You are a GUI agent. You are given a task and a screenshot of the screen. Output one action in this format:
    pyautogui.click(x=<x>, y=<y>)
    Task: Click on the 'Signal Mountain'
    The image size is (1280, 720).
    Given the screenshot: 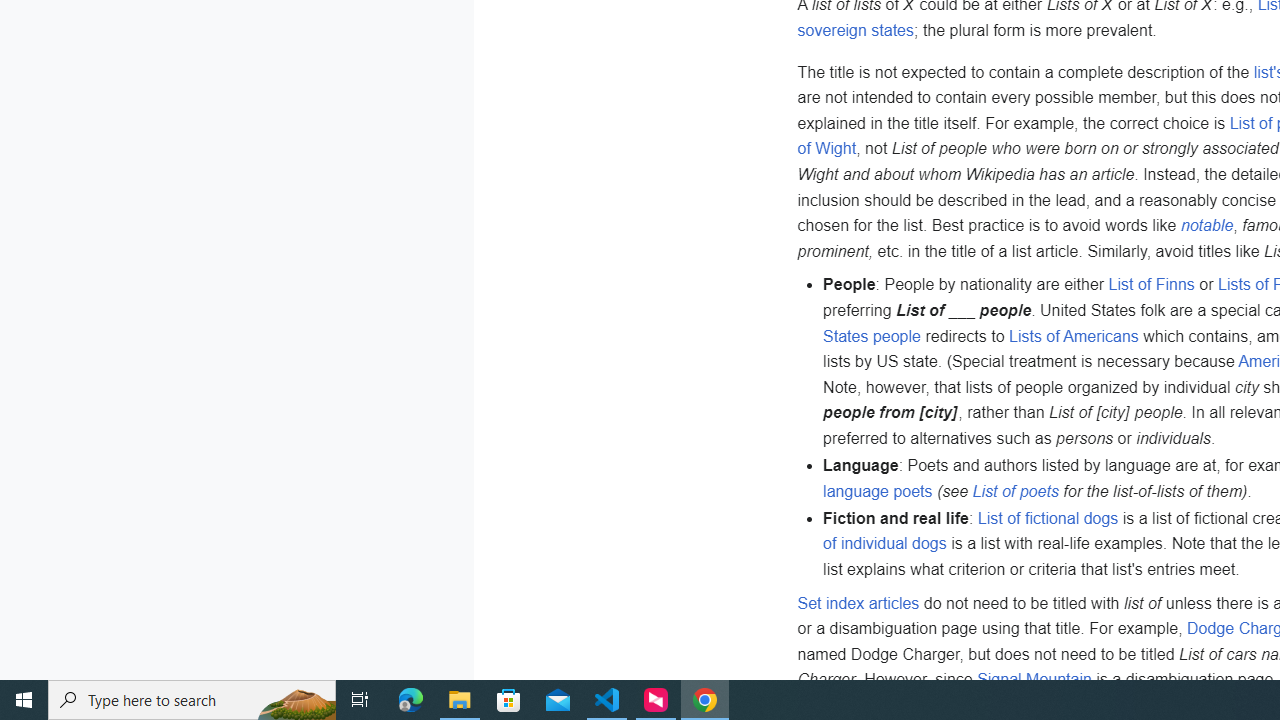 What is the action you would take?
    pyautogui.click(x=1034, y=679)
    